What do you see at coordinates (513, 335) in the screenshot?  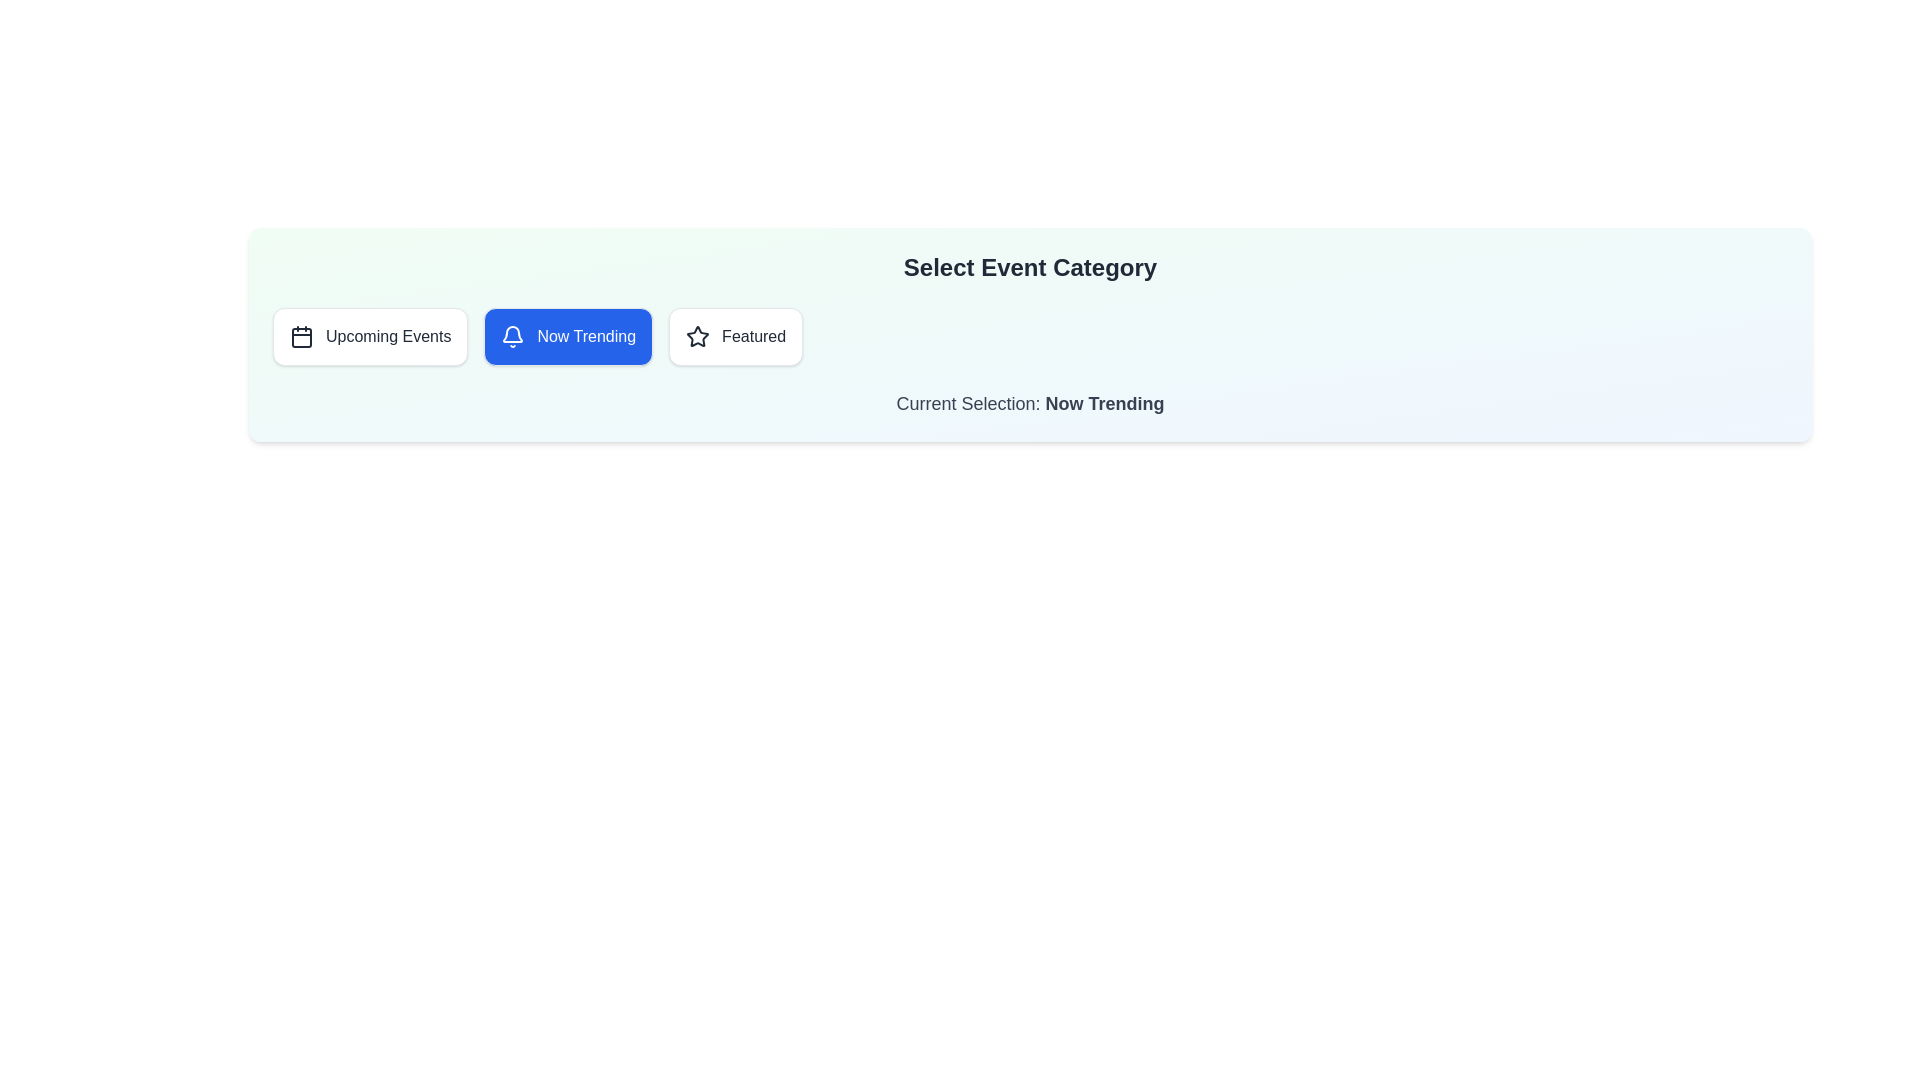 I see `the bell icon representing notifications, located within the blue button to the left of the 'Now Trending' text` at bounding box center [513, 335].